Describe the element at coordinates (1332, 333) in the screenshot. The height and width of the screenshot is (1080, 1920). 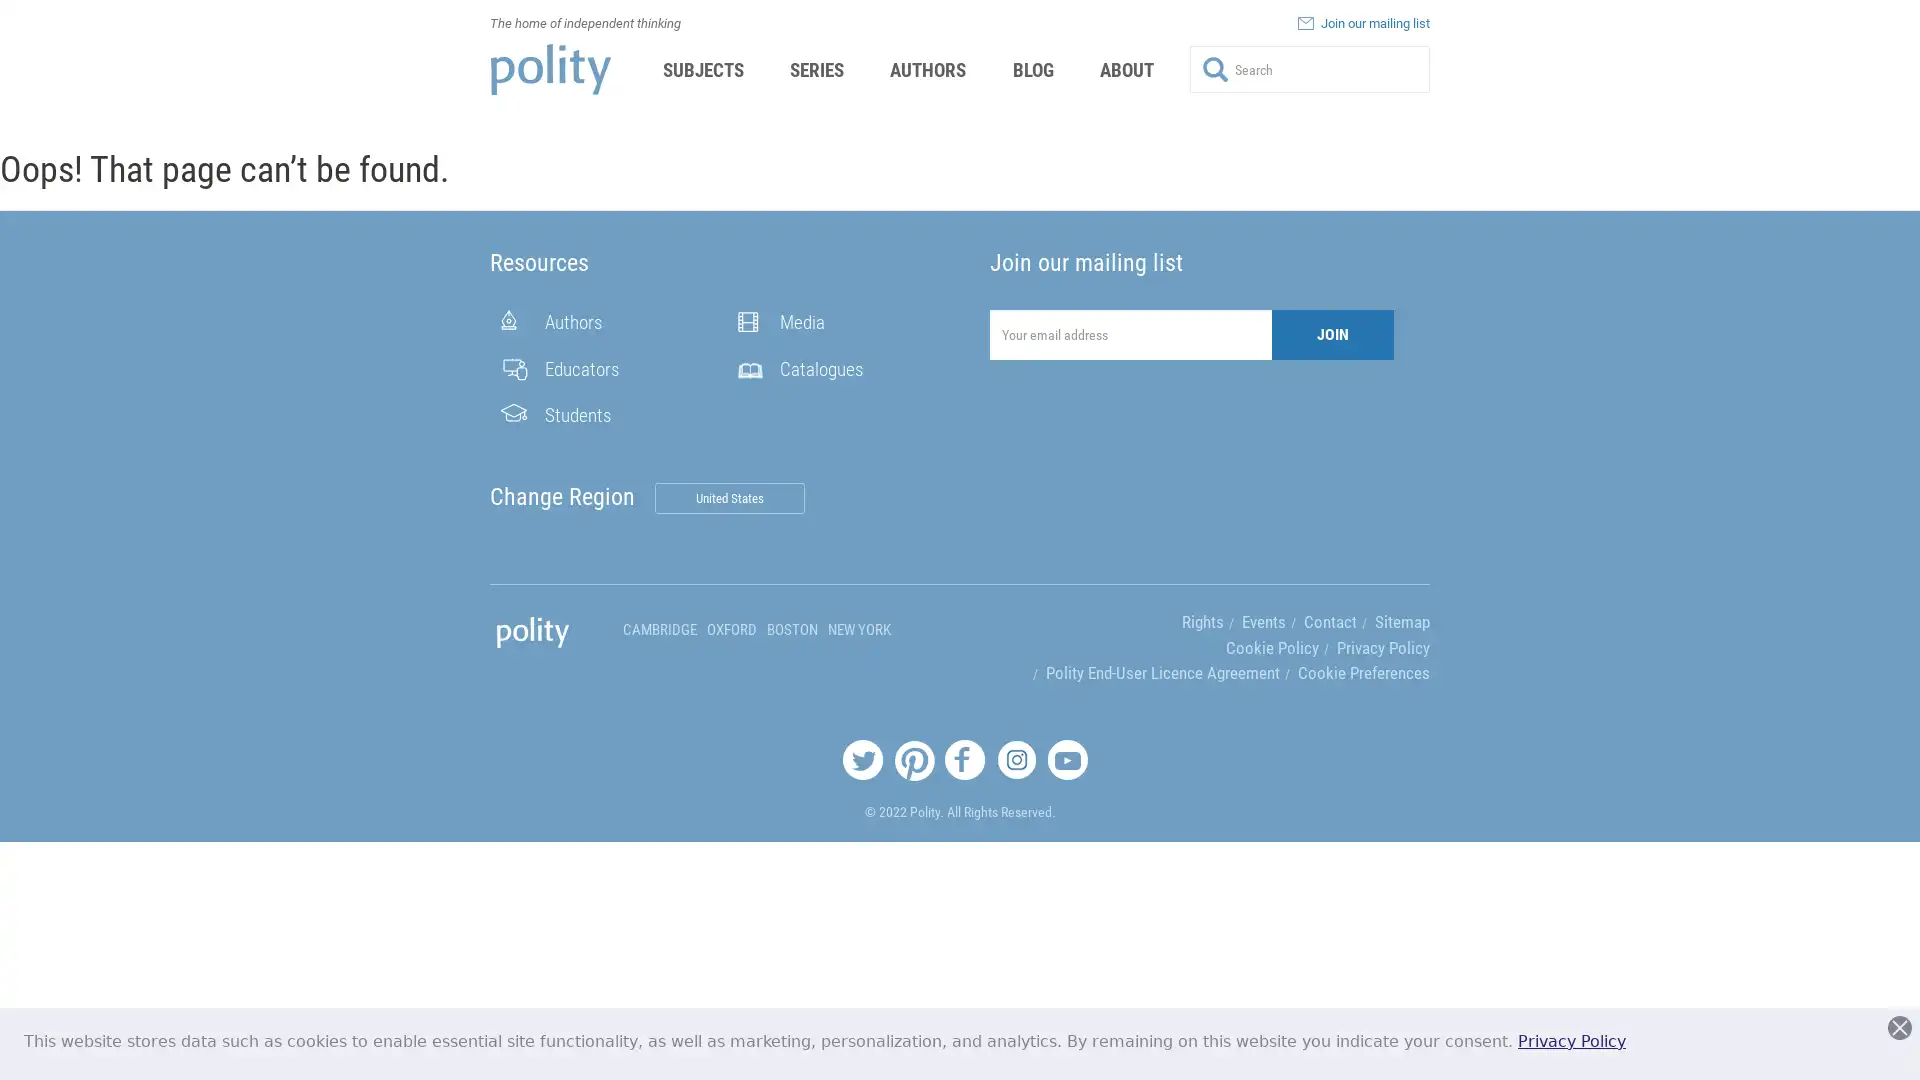
I see `JOIN` at that location.